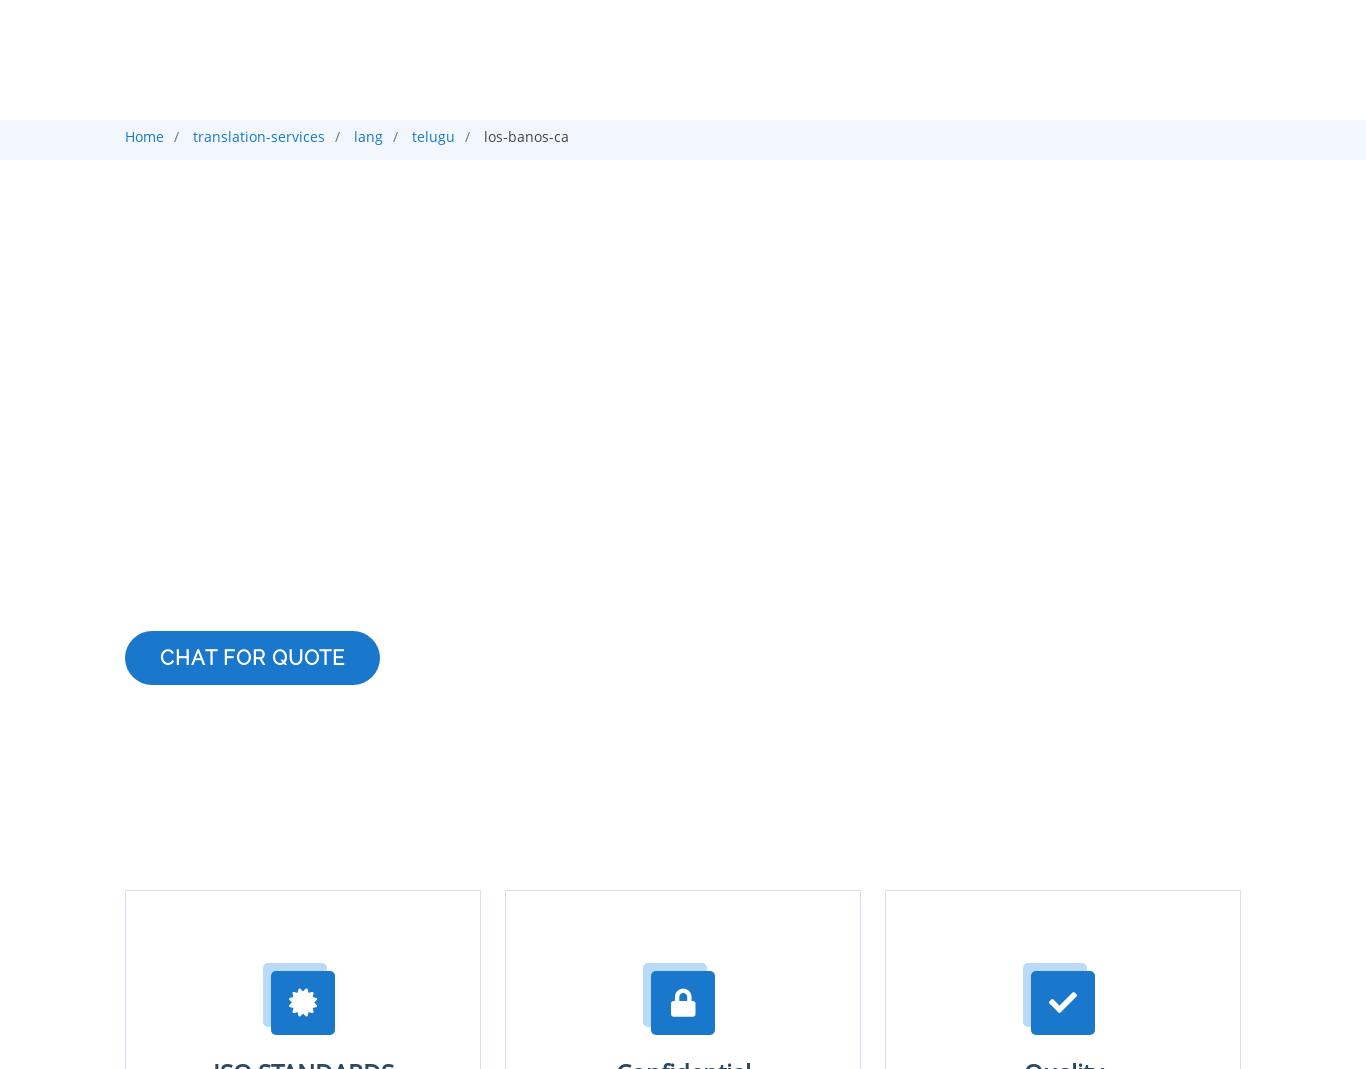 The height and width of the screenshot is (1069, 1366). I want to click on 'Croatian', so click(539, 86).